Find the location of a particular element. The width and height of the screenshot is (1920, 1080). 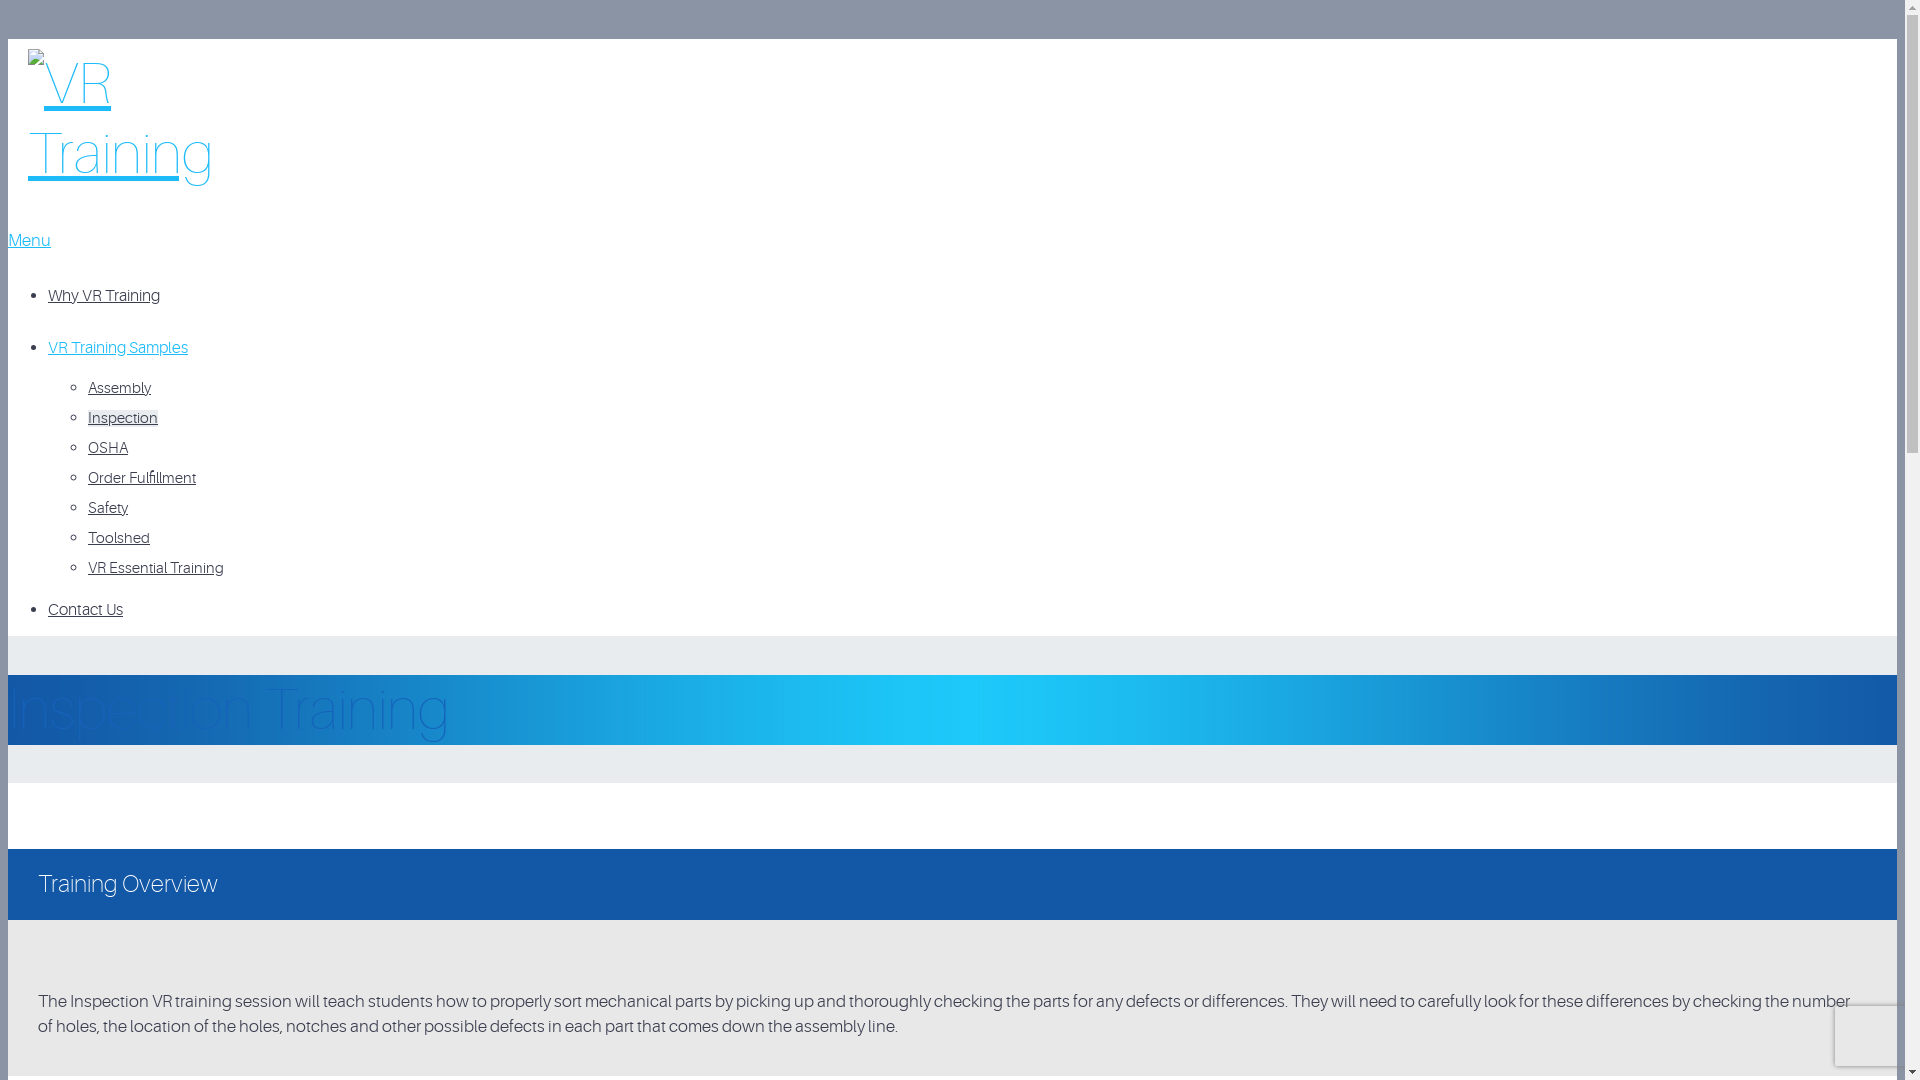

'Menu' is located at coordinates (29, 239).